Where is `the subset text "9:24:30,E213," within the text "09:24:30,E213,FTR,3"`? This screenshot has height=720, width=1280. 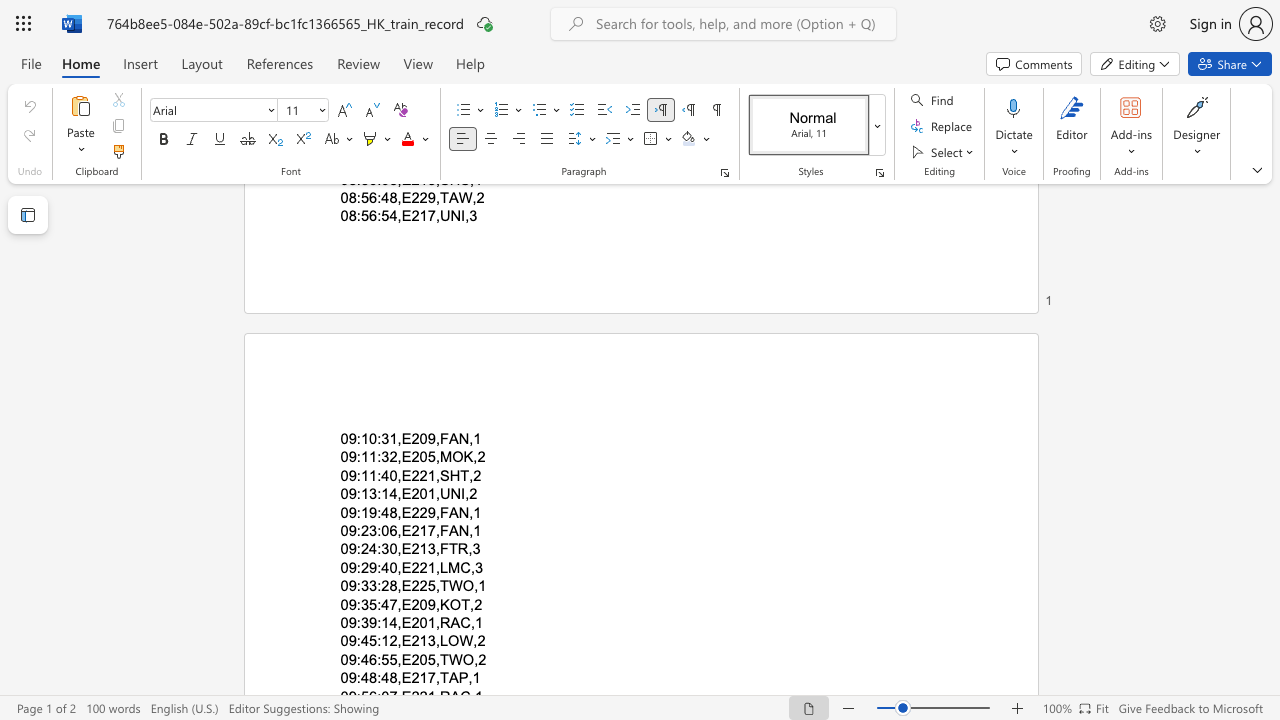
the subset text "9:24:30,E213," within the text "09:24:30,E213,FTR,3" is located at coordinates (348, 549).